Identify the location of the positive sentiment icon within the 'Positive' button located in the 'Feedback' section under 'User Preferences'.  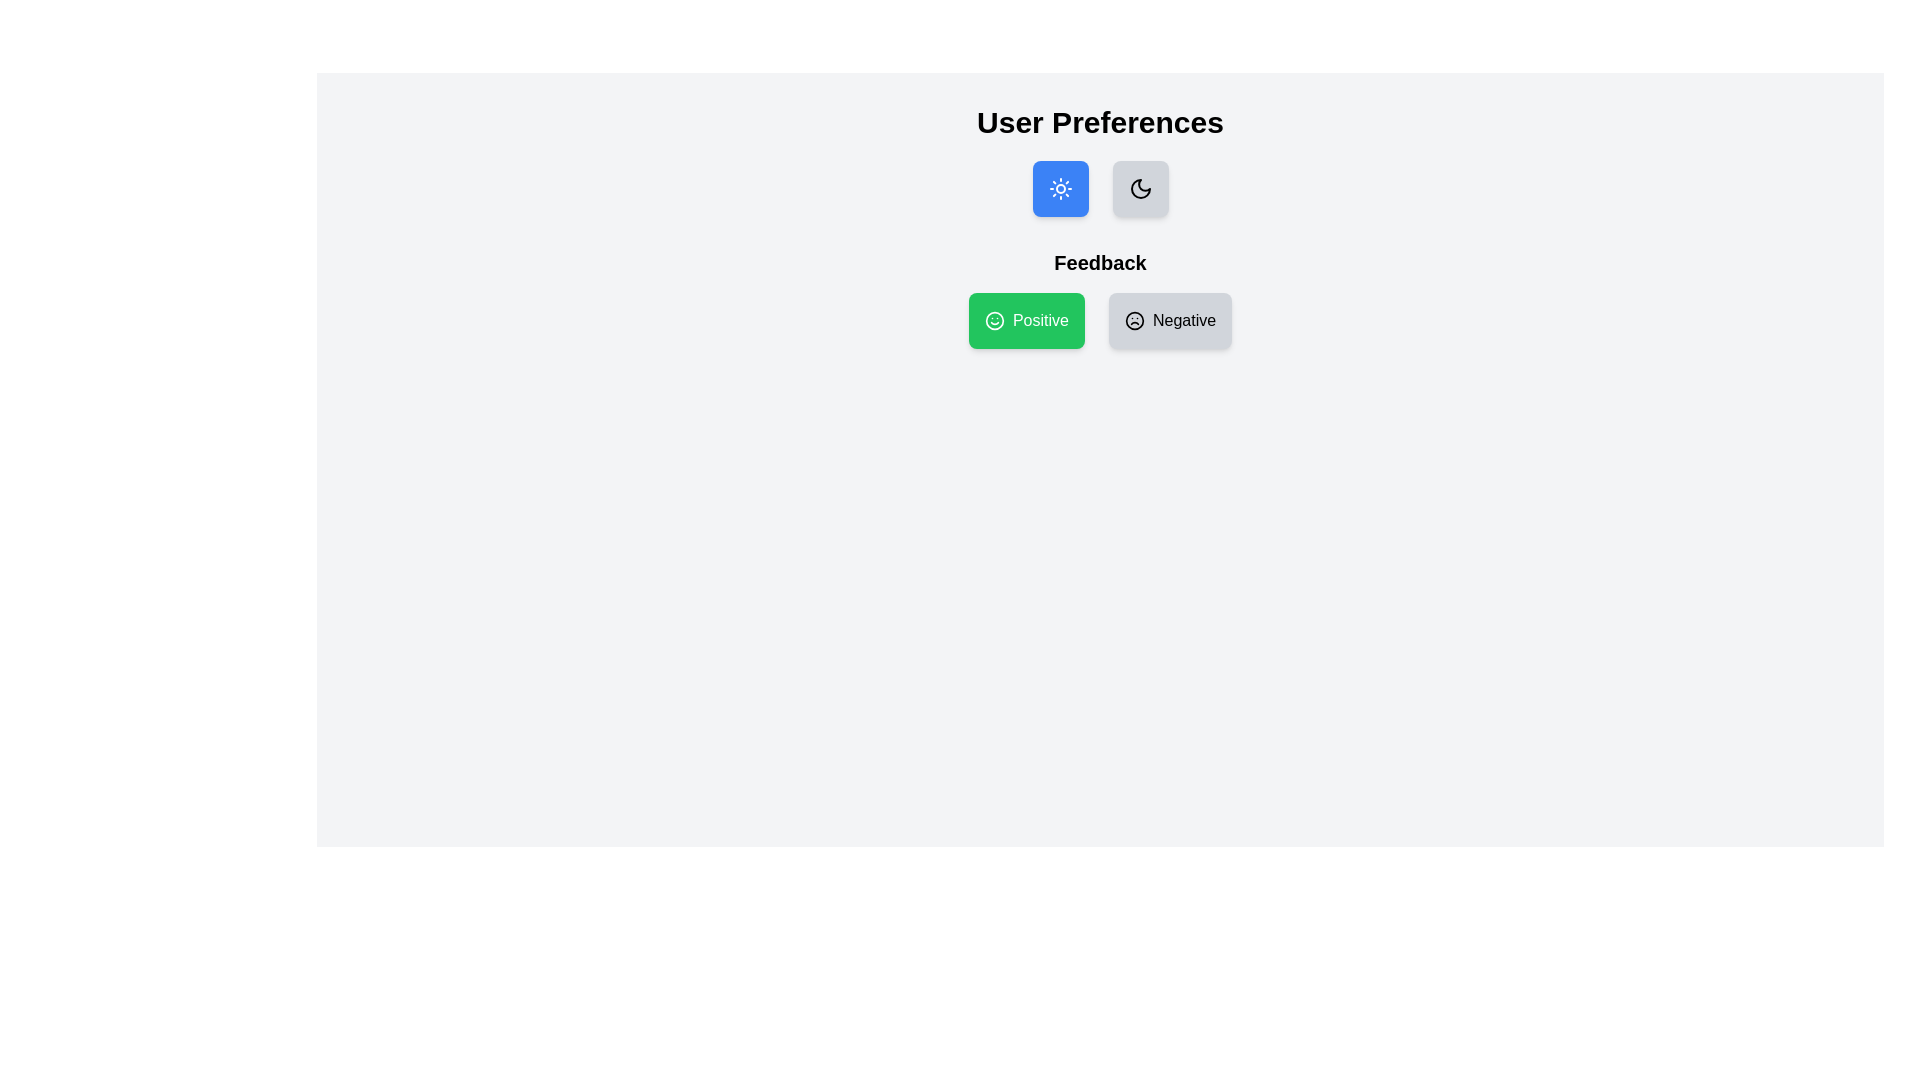
(994, 319).